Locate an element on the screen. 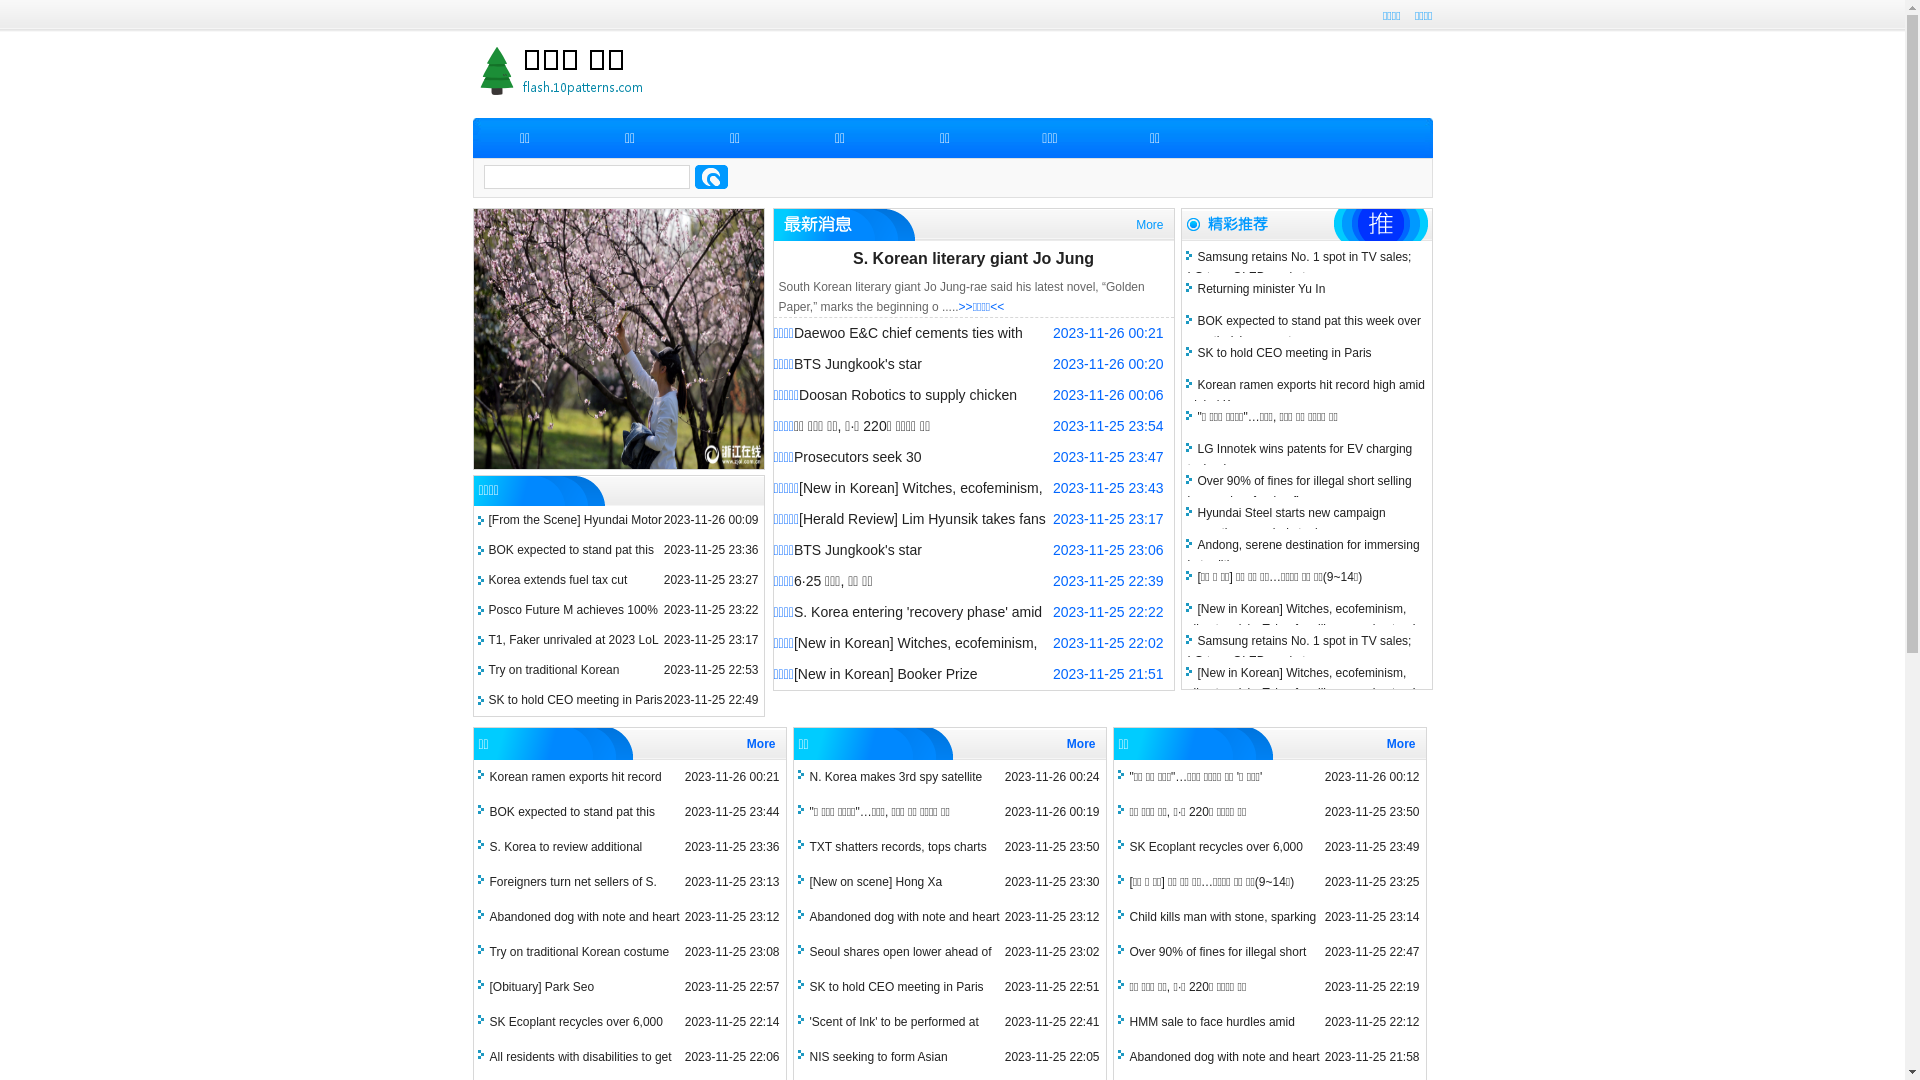 This screenshot has height=1080, width=1920. 'Hyundai Steel starts new campaign promoting recycled steel' is located at coordinates (1286, 522).